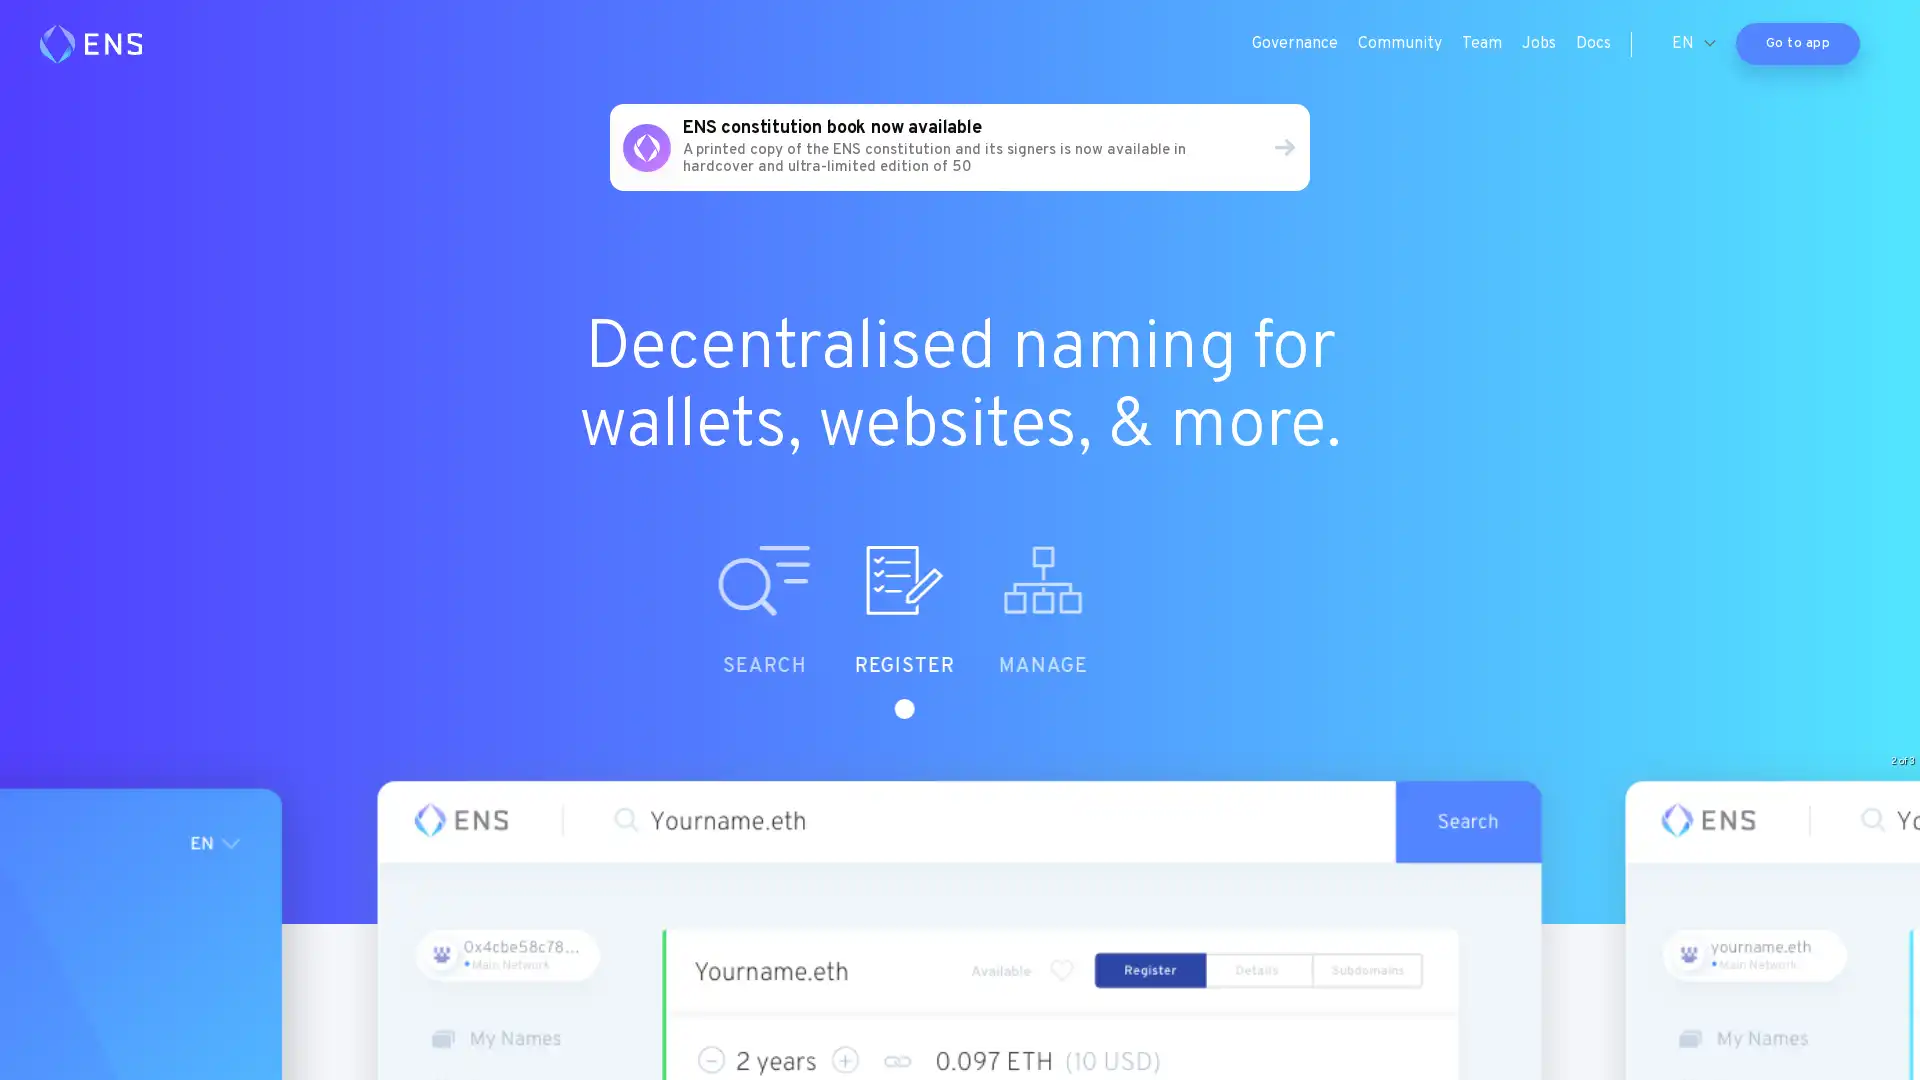 This screenshot has height=1080, width=1920. What do you see at coordinates (1118, 632) in the screenshot?
I see `slide item 3` at bounding box center [1118, 632].